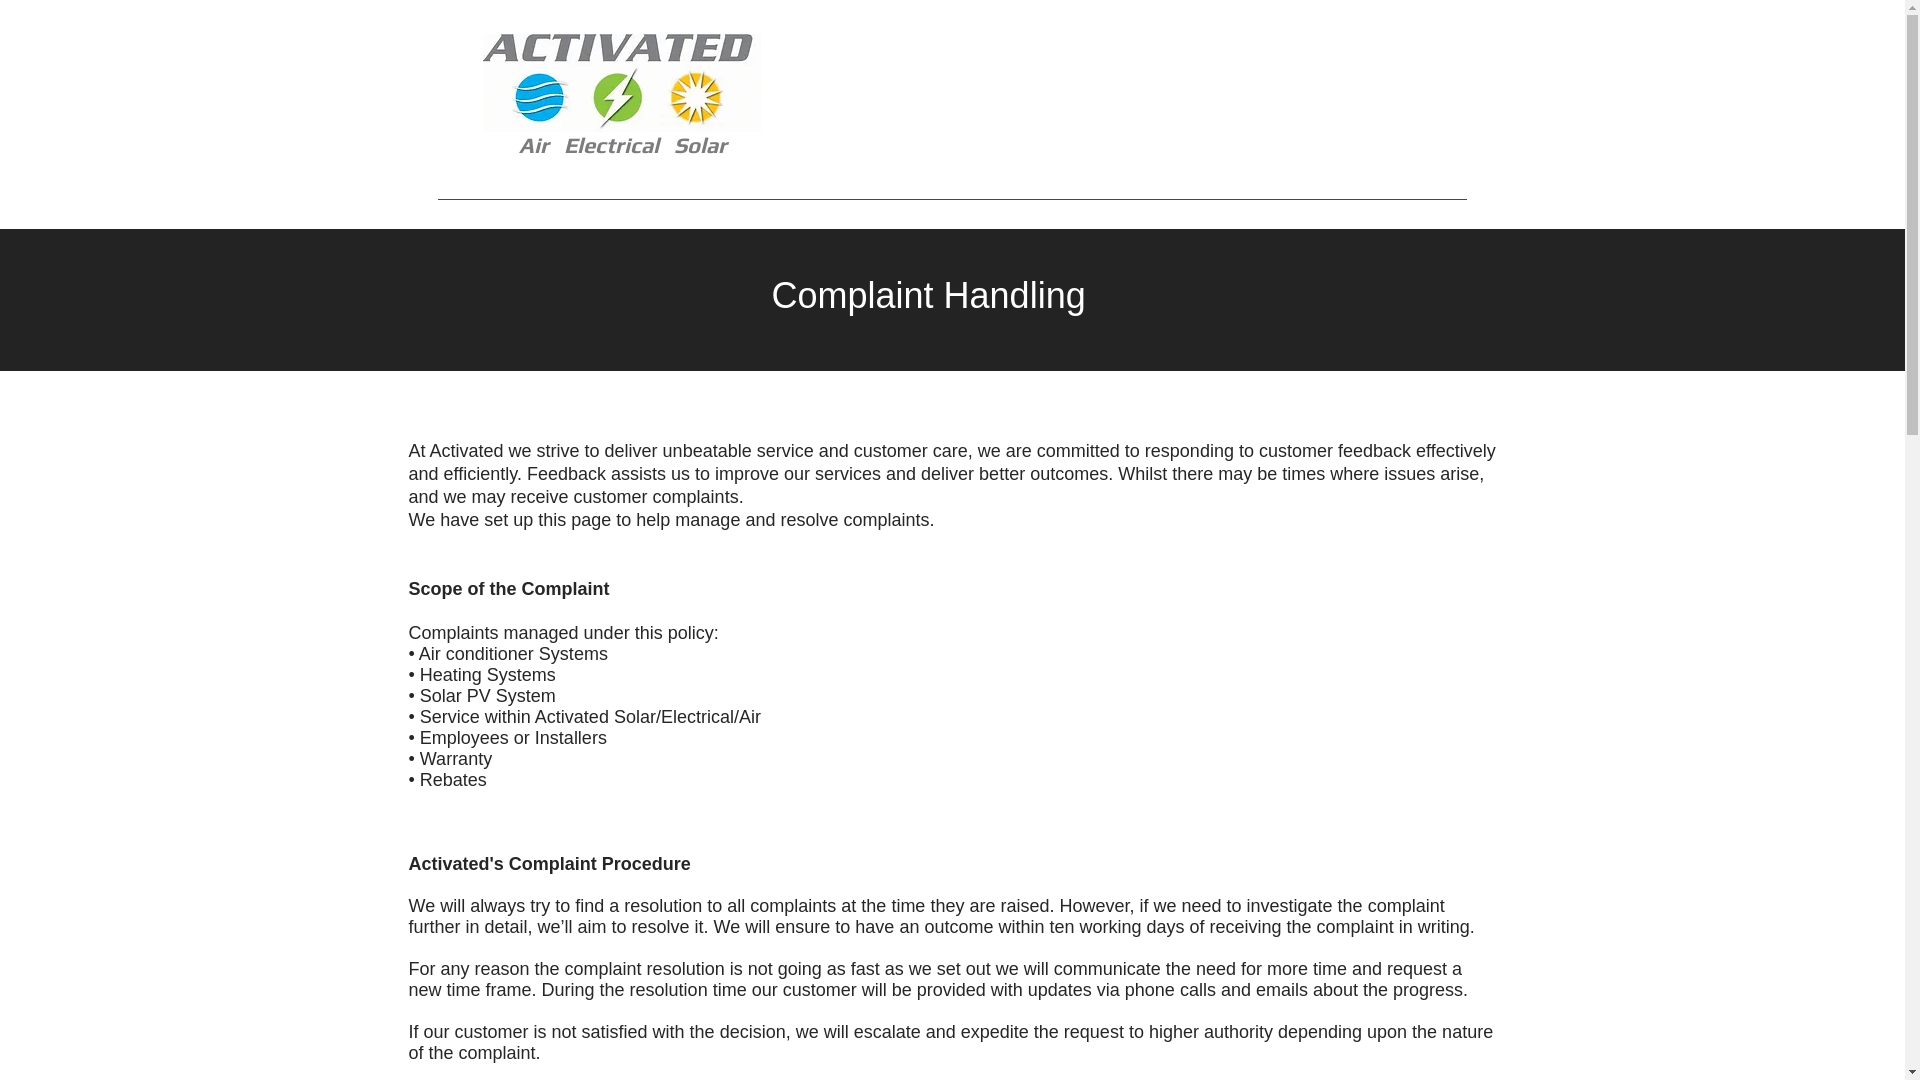 The image size is (1920, 1080). Describe the element at coordinates (1344, 99) in the screenshot. I see `'Call Now'` at that location.